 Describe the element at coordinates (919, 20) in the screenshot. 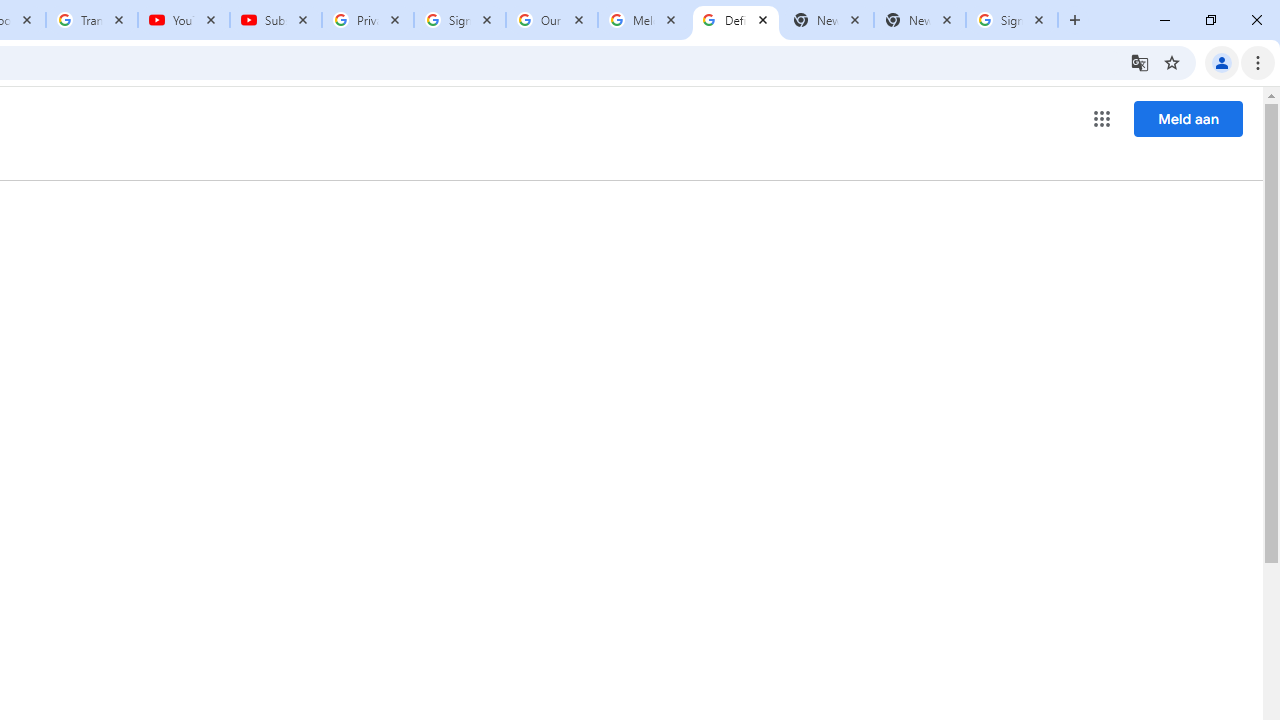

I see `'New Tab'` at that location.